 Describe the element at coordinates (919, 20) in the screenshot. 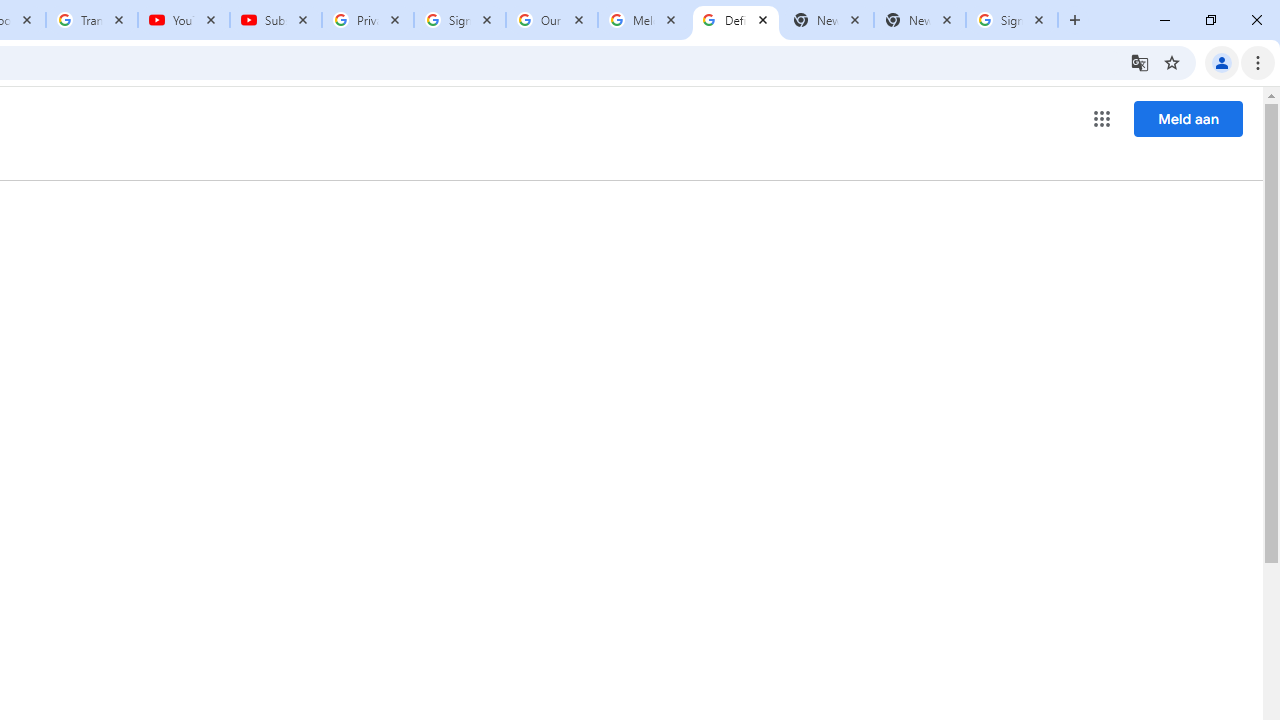

I see `'New Tab'` at that location.